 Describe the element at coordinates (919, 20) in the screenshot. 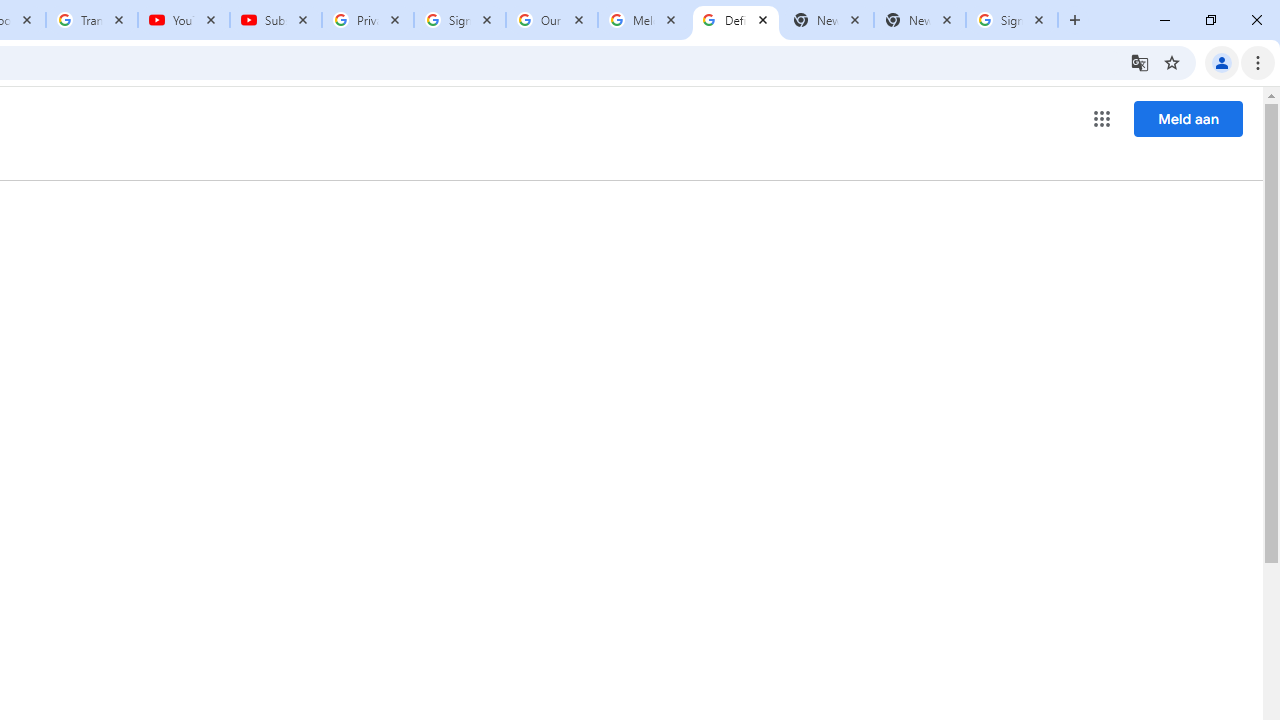

I see `'New Tab'` at that location.